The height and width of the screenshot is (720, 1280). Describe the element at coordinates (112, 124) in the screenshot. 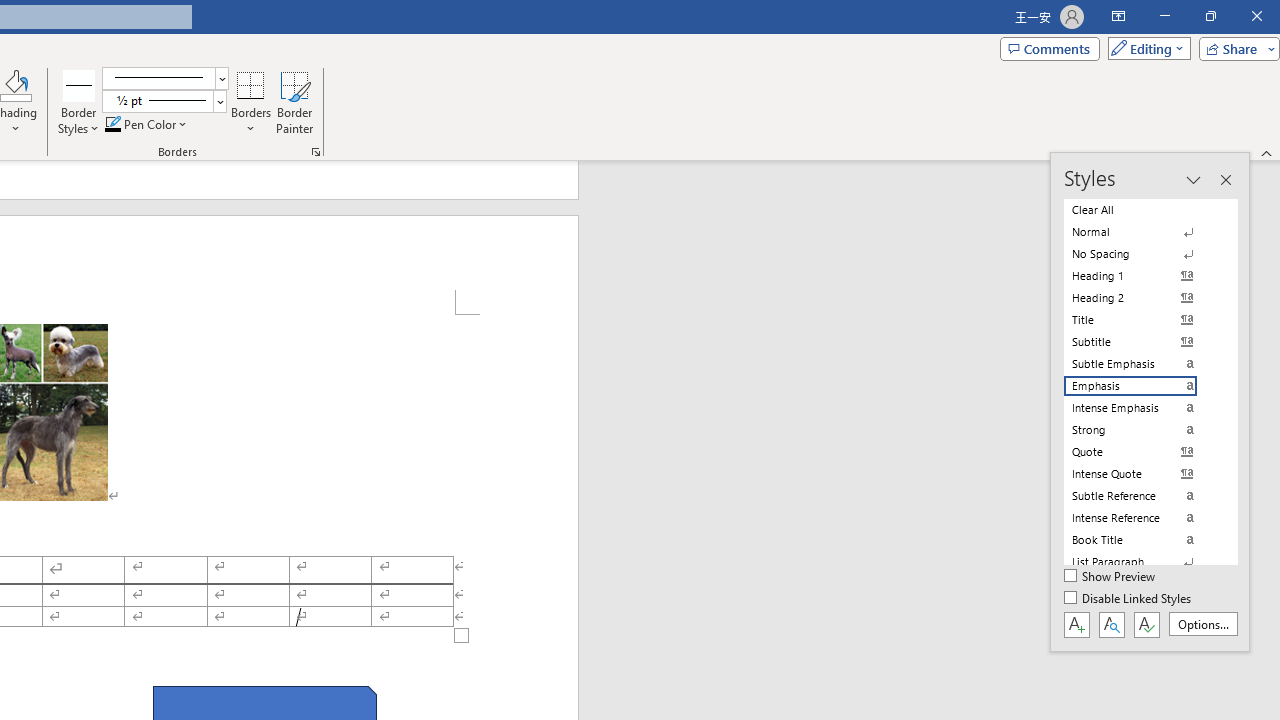

I see `'Pen Color RGB(0, 0, 0)'` at that location.